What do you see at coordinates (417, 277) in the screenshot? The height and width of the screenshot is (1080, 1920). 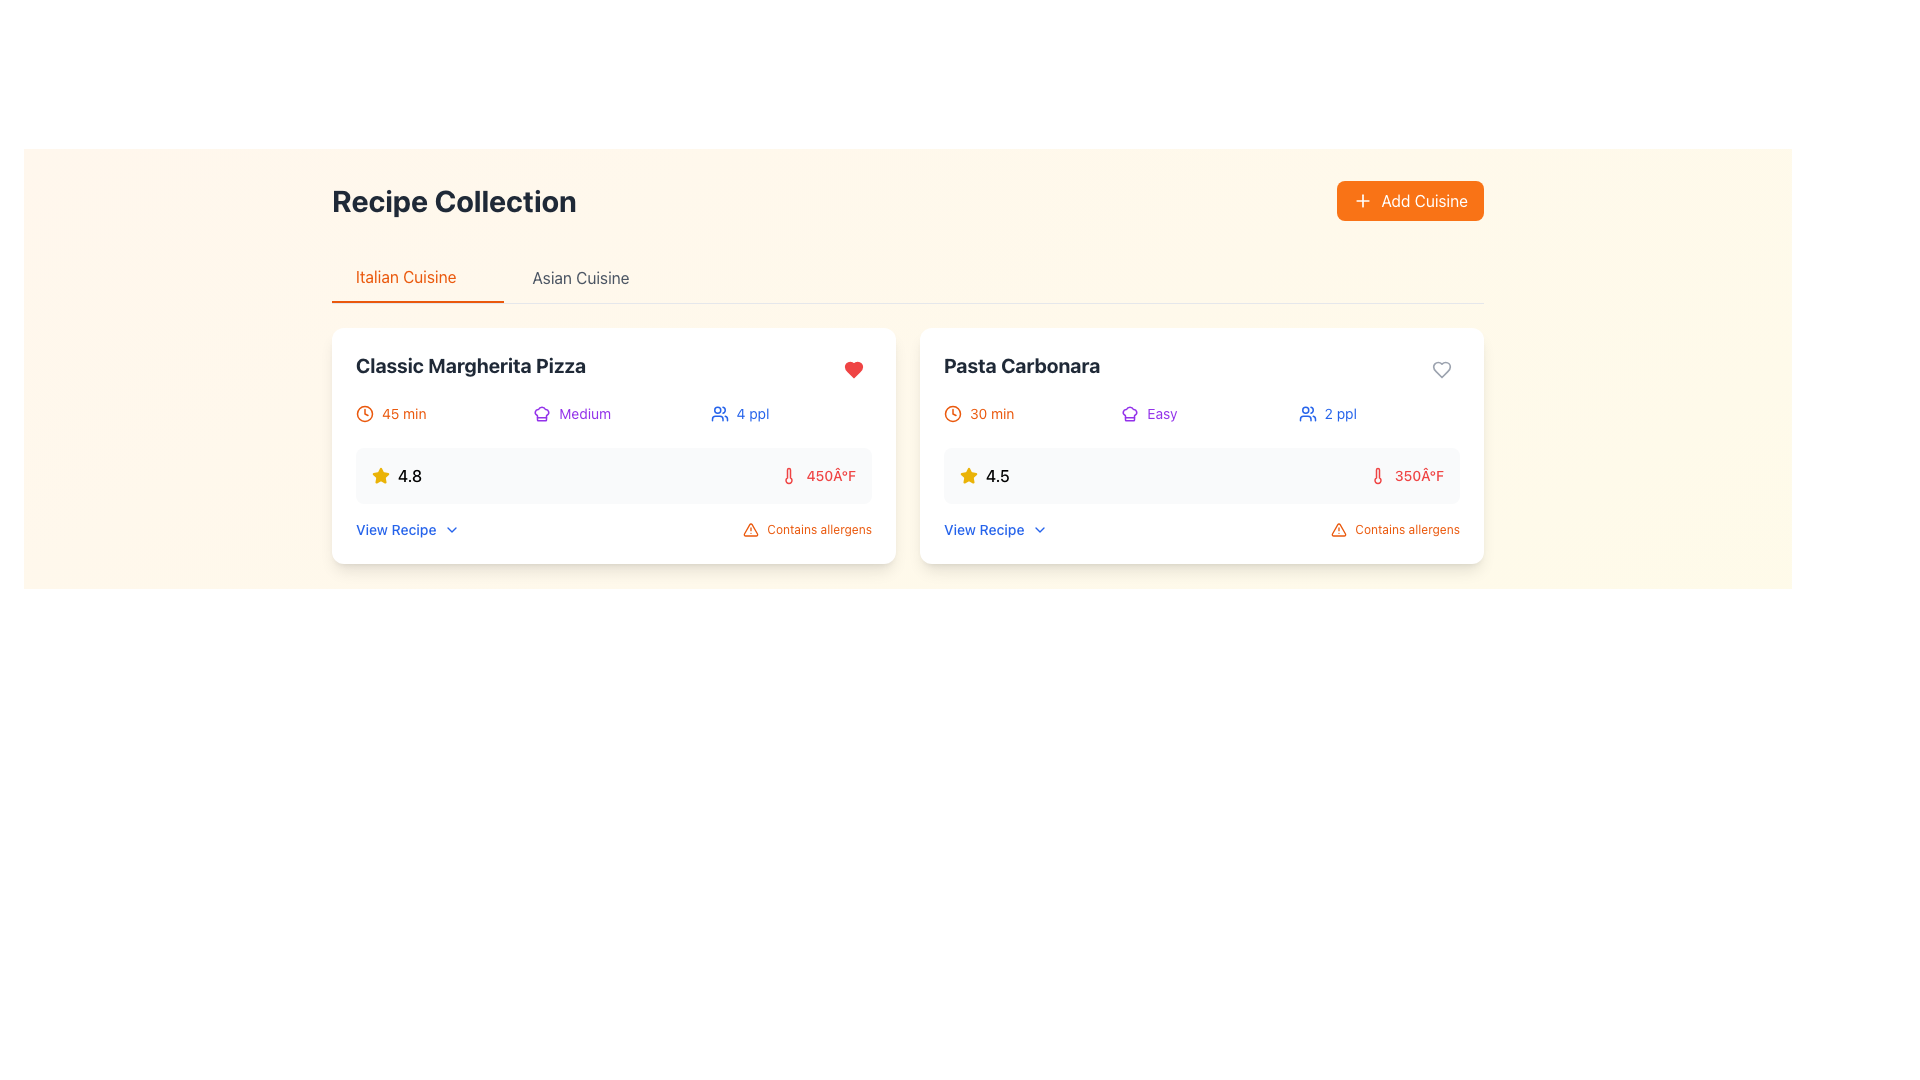 I see `the leftmost navigation tab that filters or displays content related to Italian cuisine` at bounding box center [417, 277].